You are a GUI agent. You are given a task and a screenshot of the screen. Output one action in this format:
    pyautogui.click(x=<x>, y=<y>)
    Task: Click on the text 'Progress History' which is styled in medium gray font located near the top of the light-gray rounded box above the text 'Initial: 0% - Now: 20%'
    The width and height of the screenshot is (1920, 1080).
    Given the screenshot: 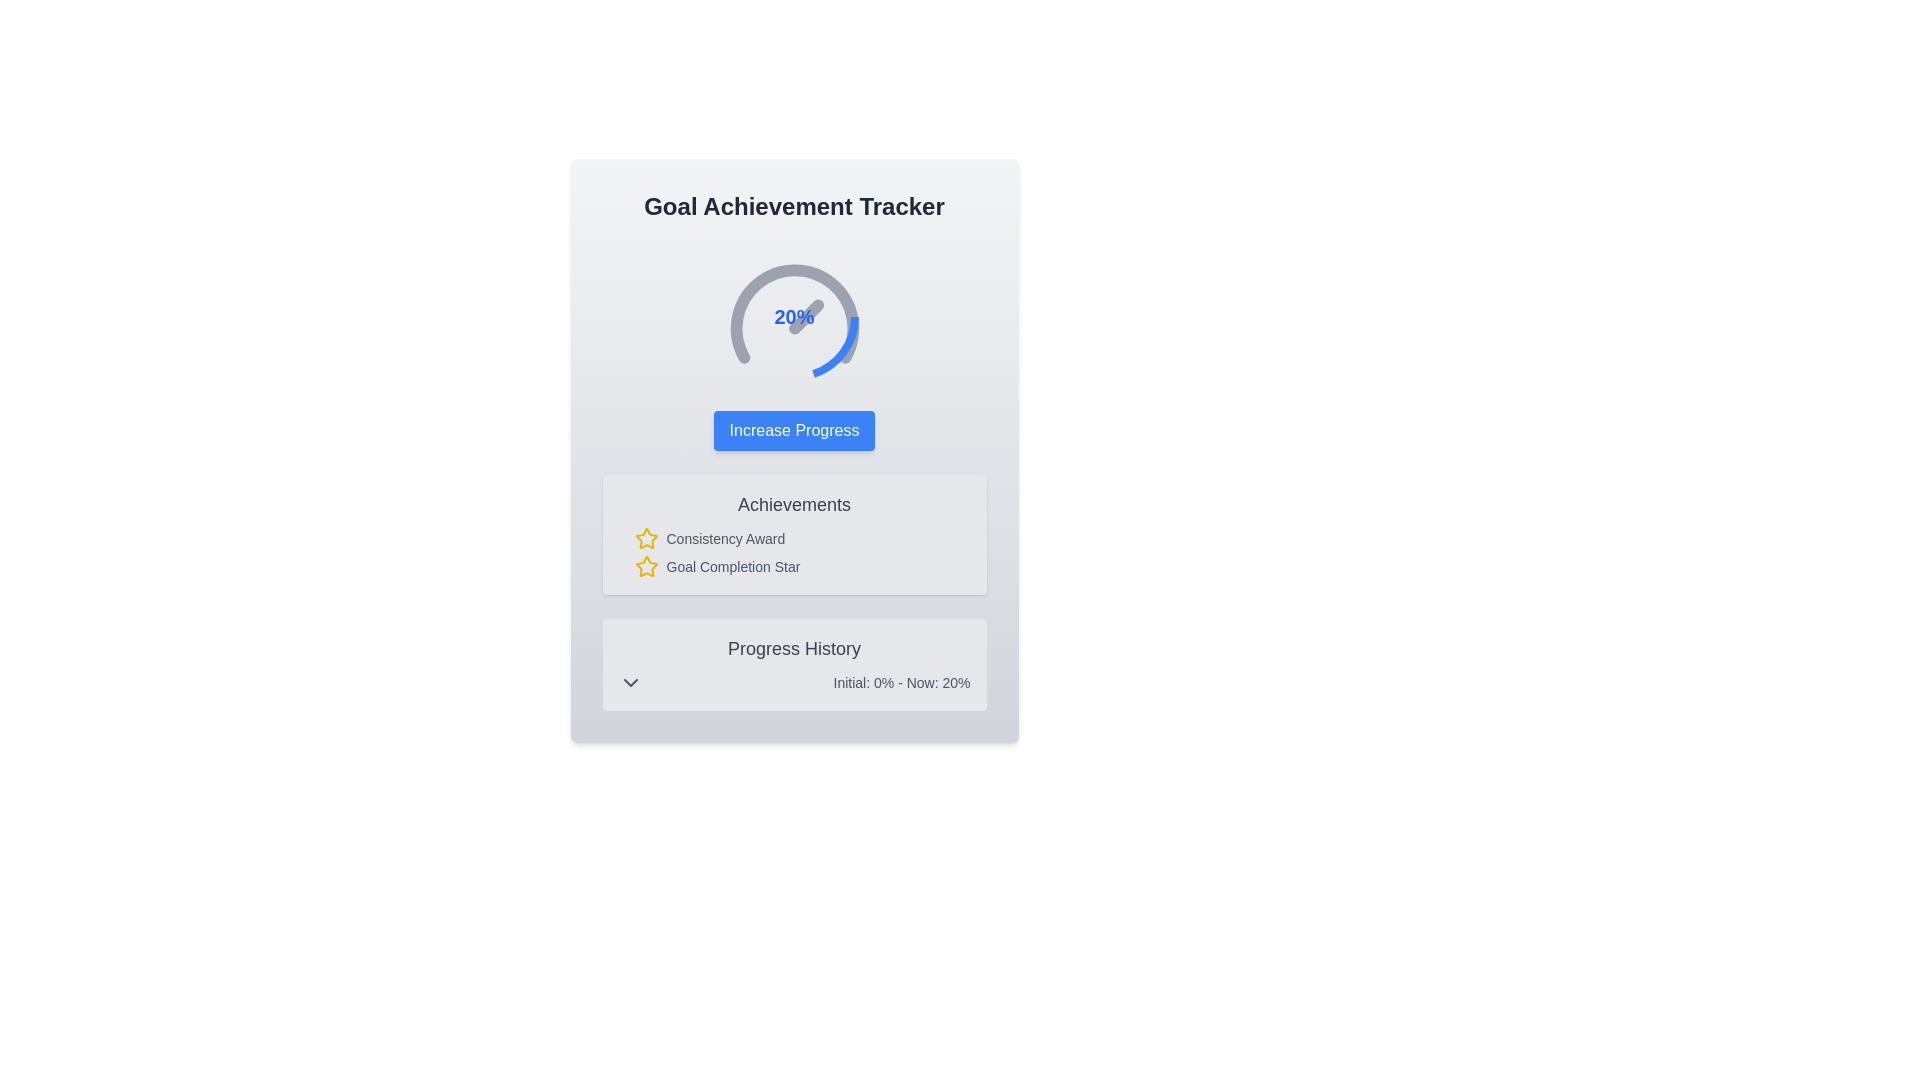 What is the action you would take?
    pyautogui.click(x=793, y=648)
    